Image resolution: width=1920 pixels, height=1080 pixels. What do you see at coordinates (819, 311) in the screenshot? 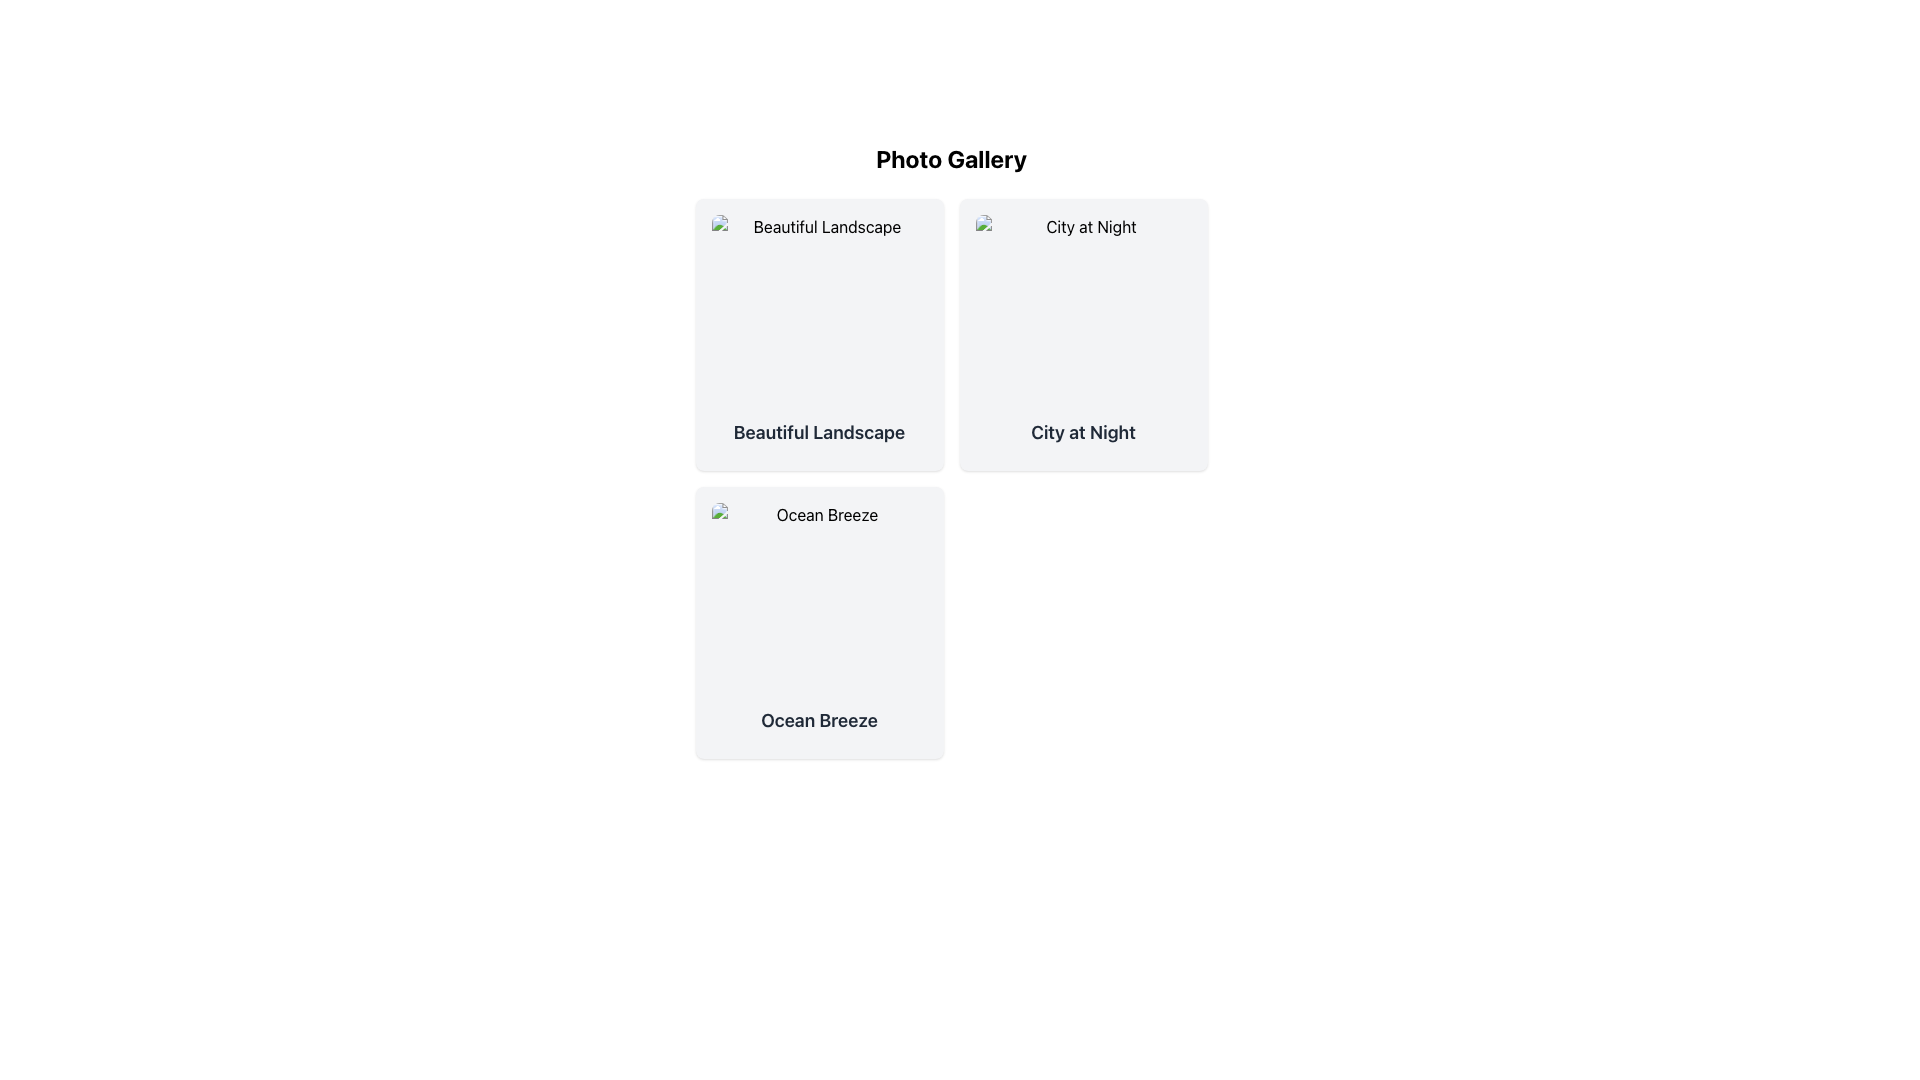
I see `the static image placeholder representing 'Beautiful Landscape' in the 'Photo Gallery' section, located at the top of the leftmost card` at bounding box center [819, 311].